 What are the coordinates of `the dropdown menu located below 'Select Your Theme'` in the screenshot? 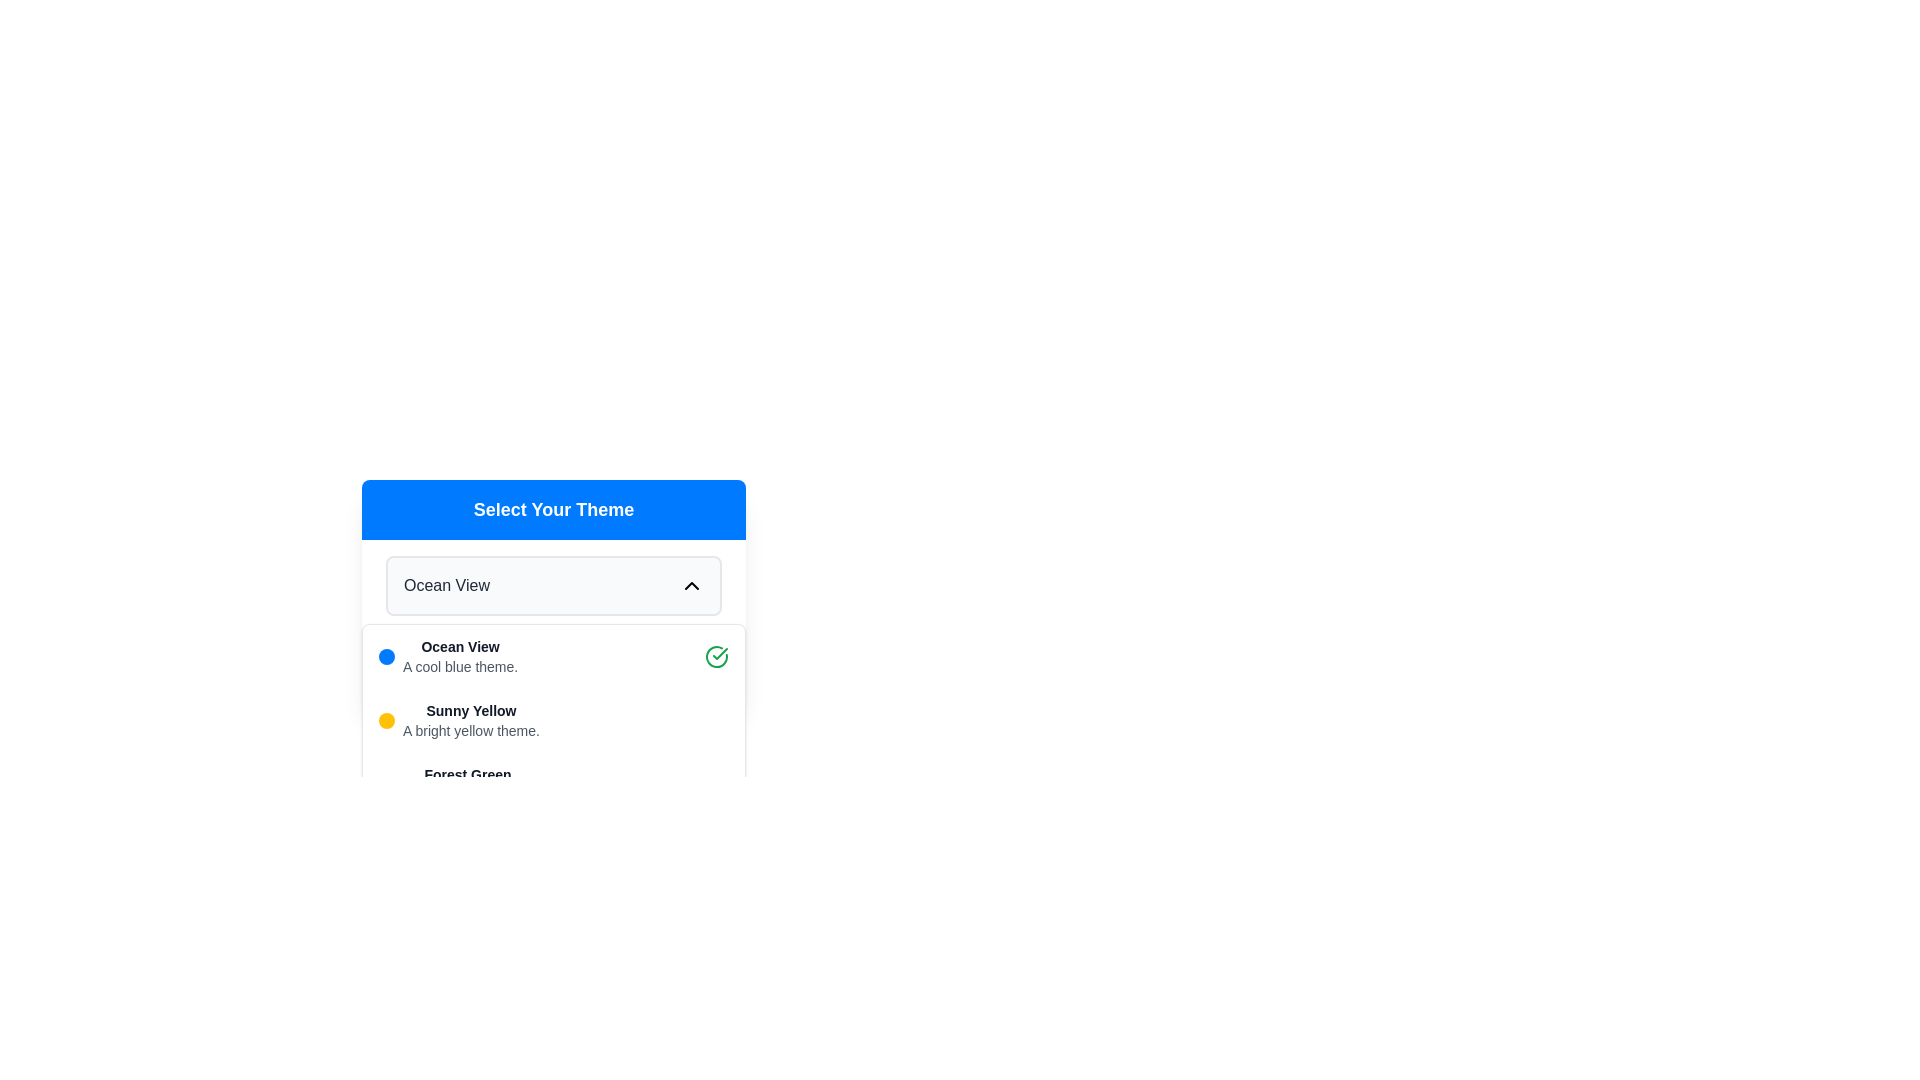 It's located at (553, 585).